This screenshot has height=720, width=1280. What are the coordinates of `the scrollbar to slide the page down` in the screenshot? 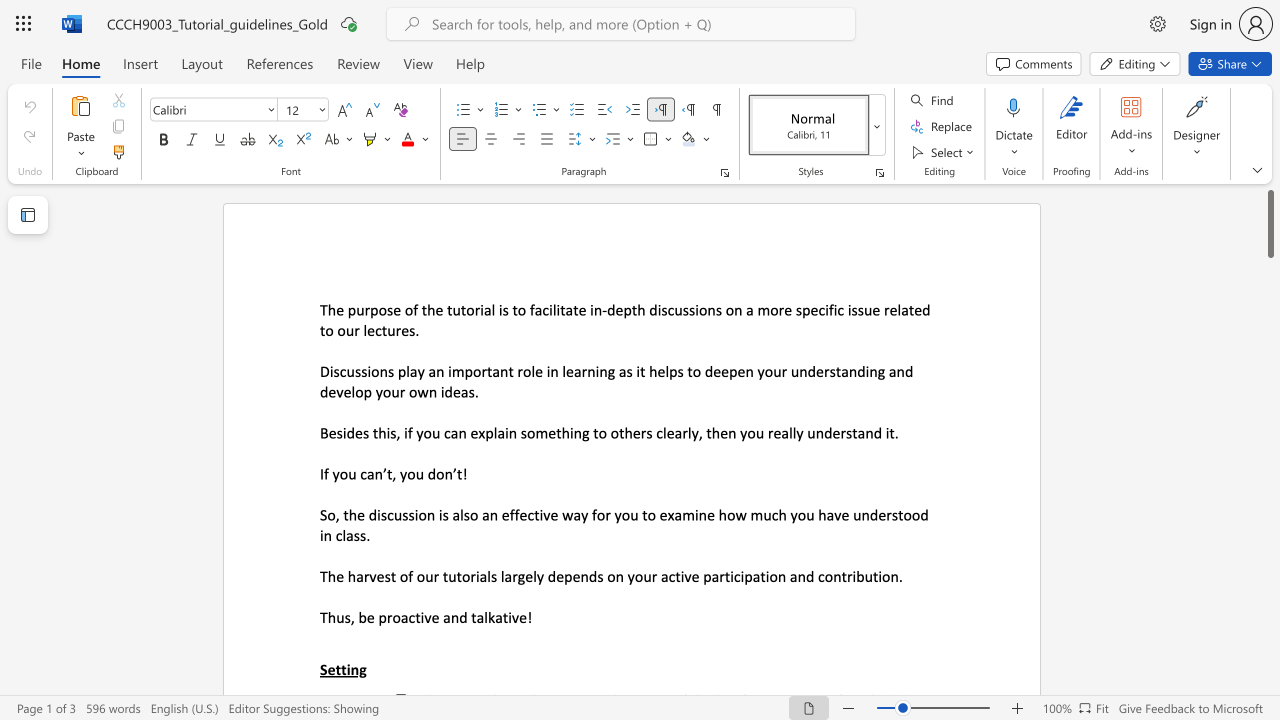 It's located at (1269, 550).